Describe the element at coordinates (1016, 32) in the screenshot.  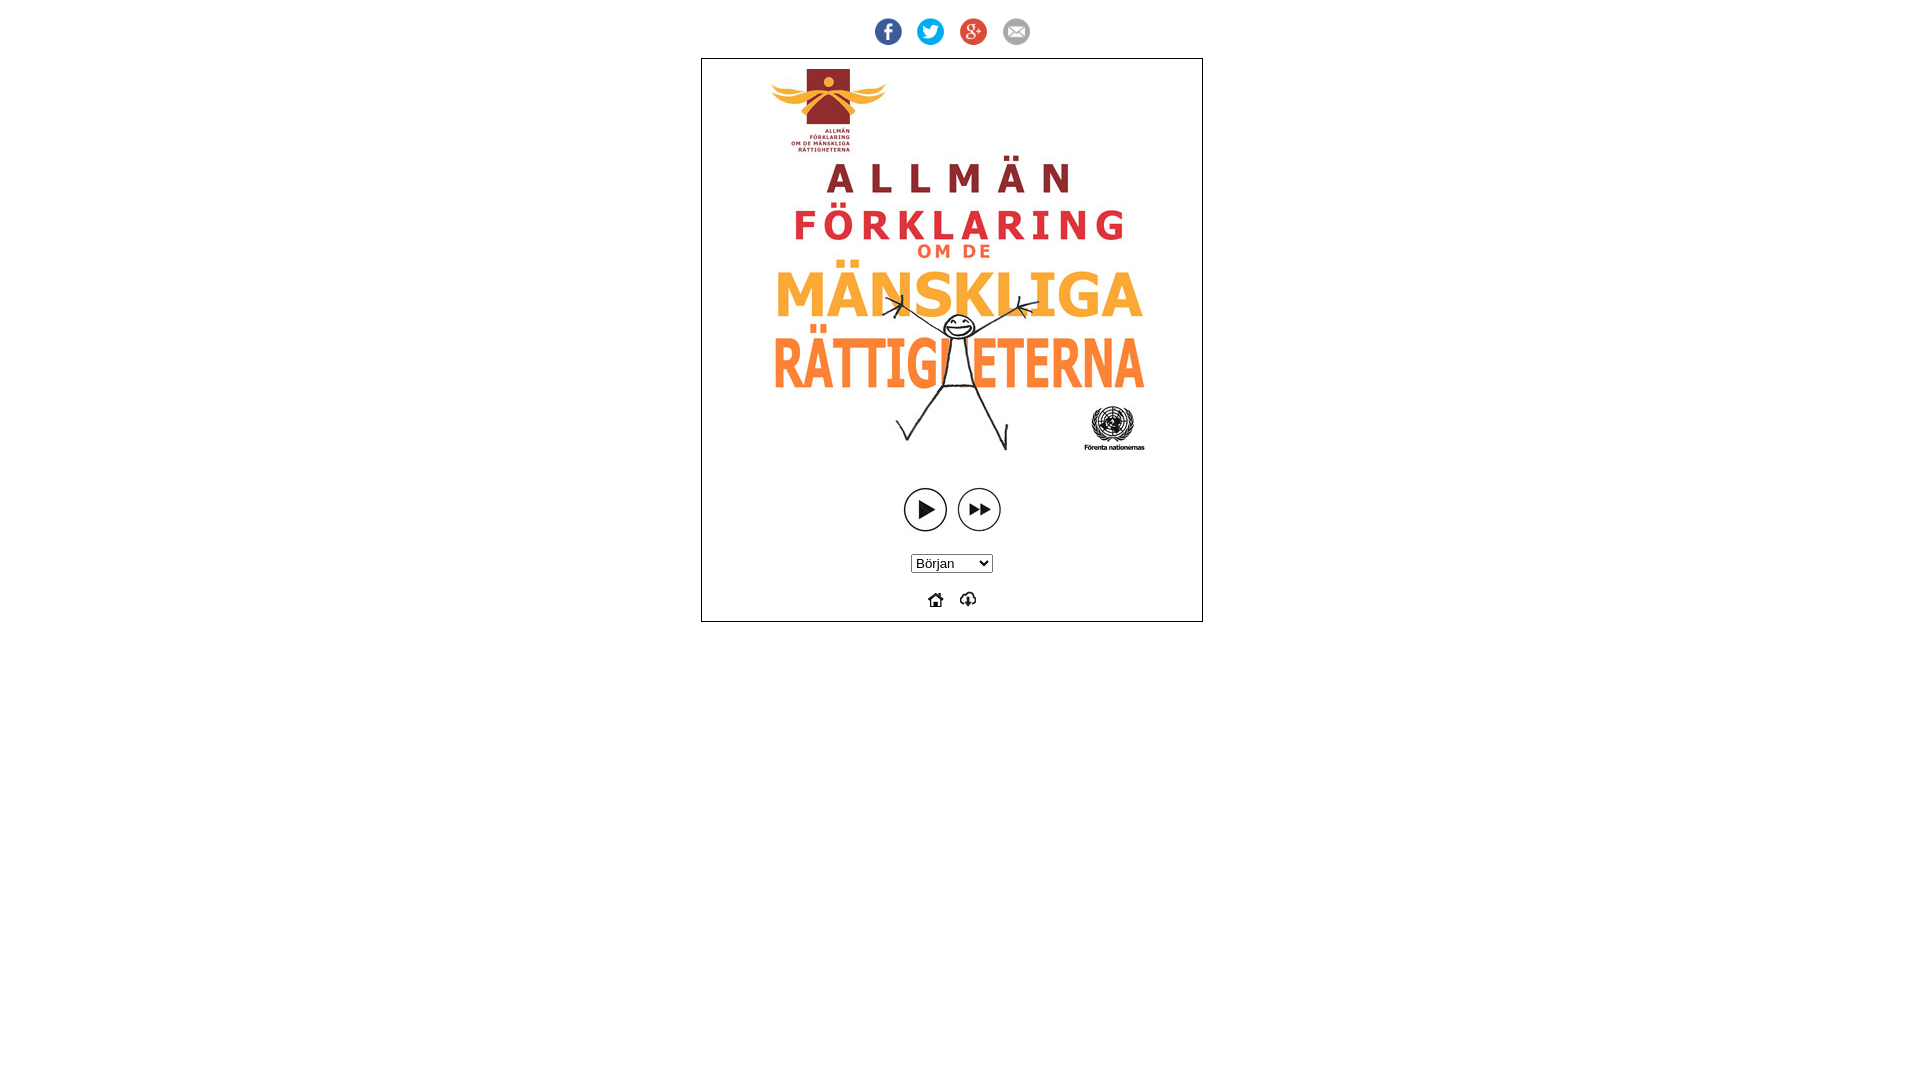
I see `'Email'` at that location.